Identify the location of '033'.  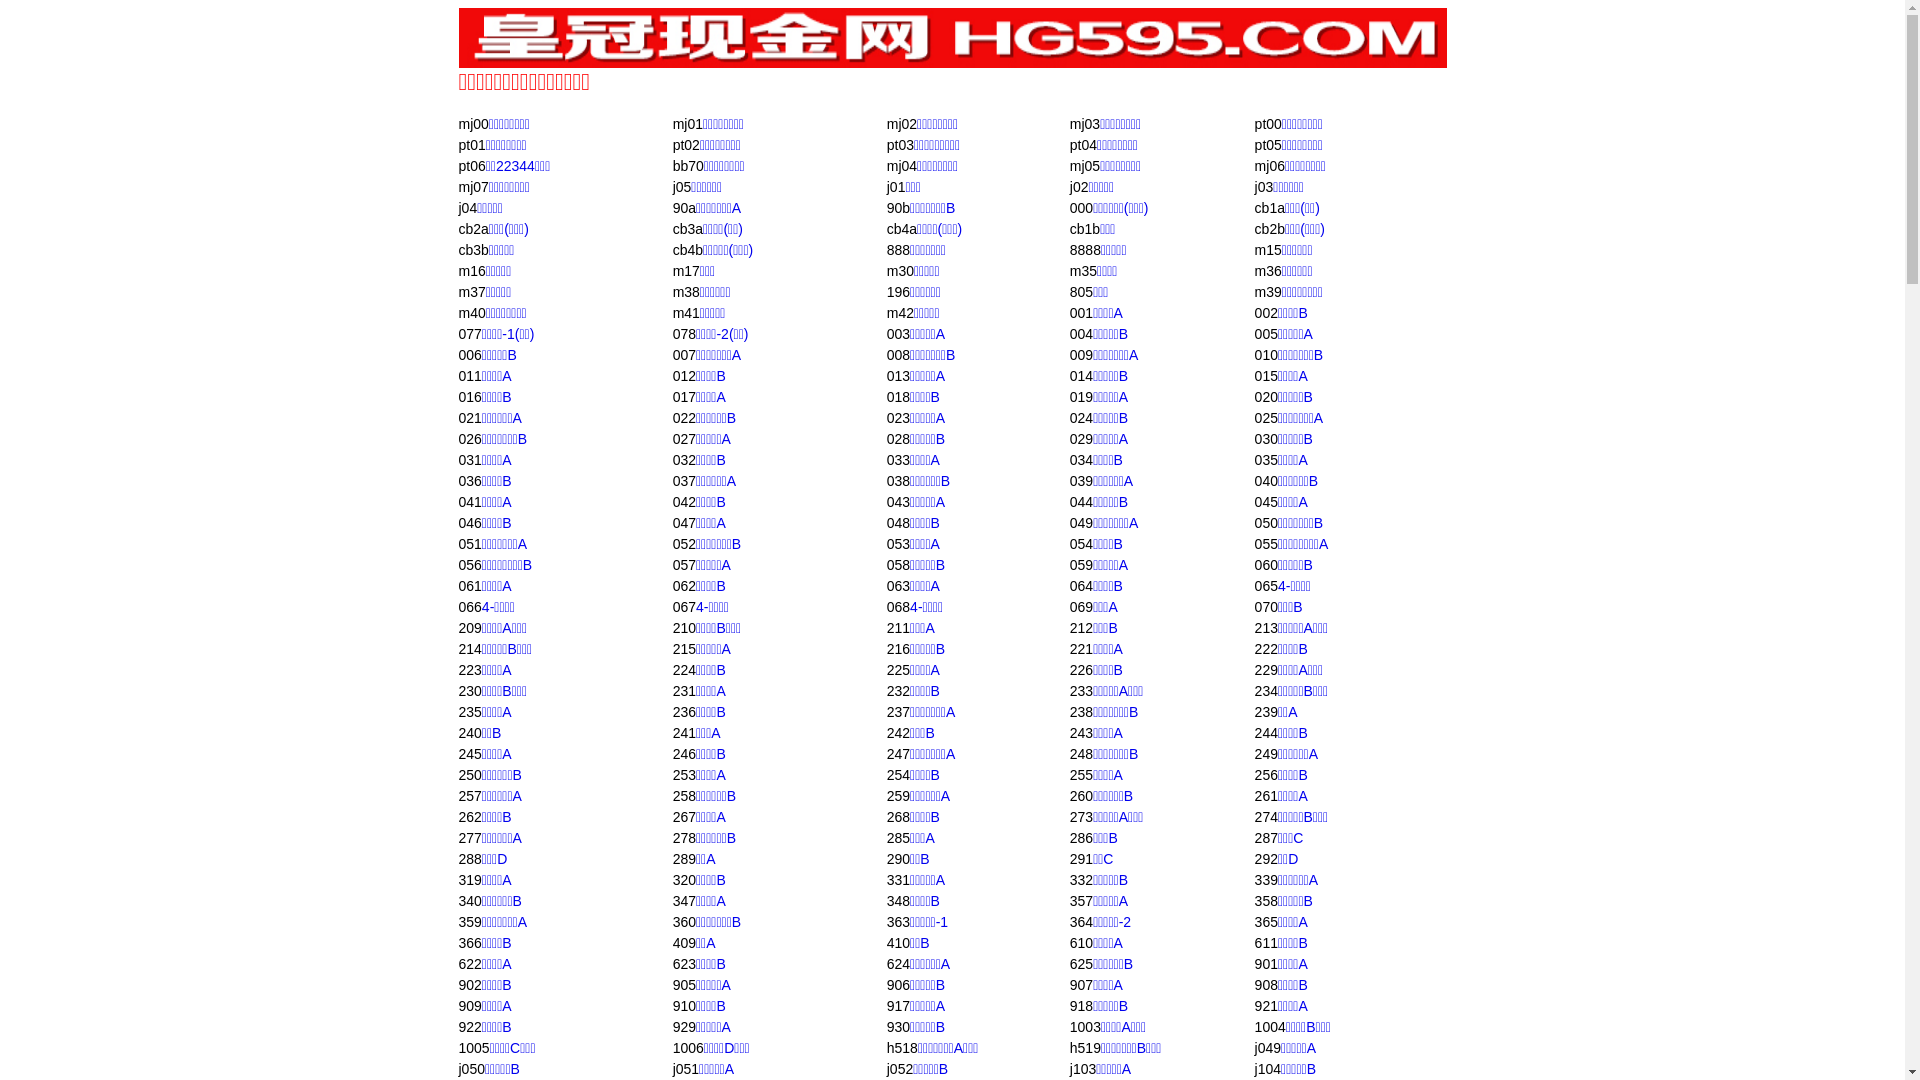
(897, 459).